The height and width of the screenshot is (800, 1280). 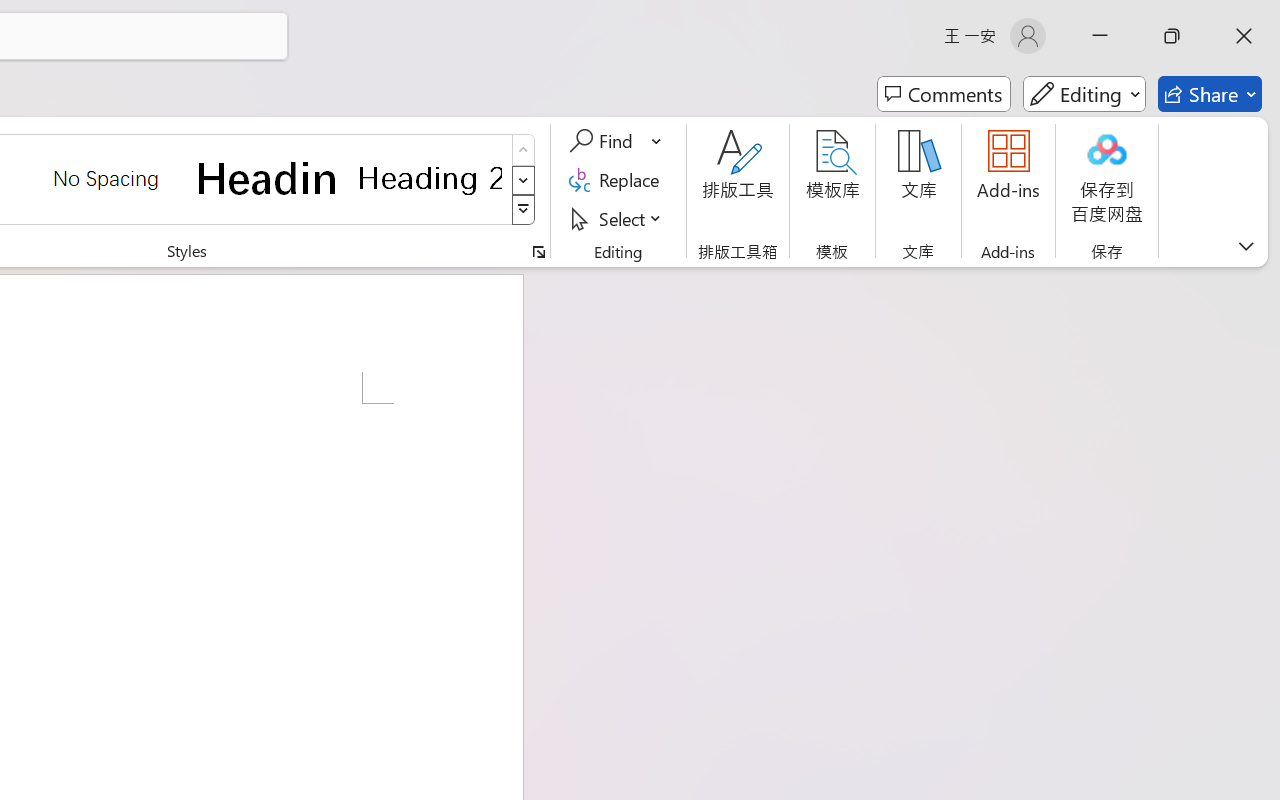 What do you see at coordinates (523, 179) in the screenshot?
I see `'Row Down'` at bounding box center [523, 179].